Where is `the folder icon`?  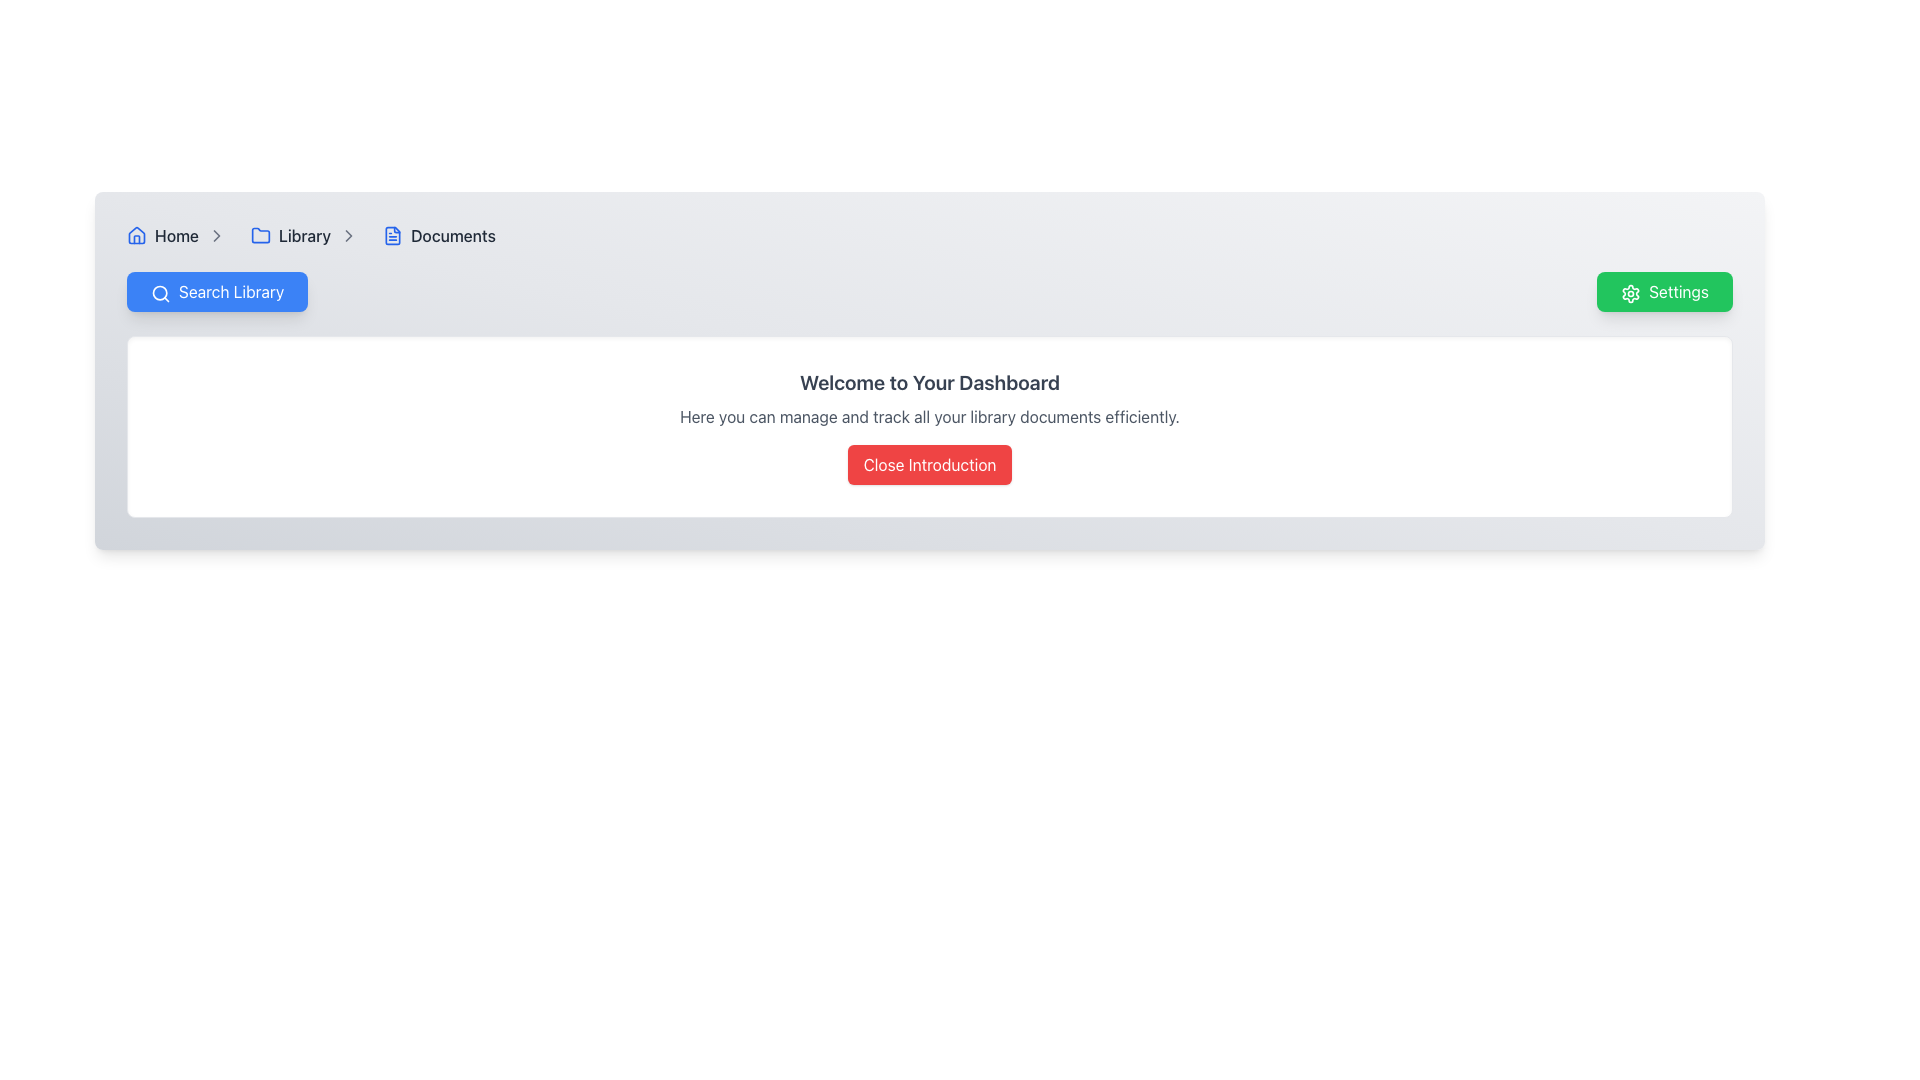
the folder icon is located at coordinates (259, 234).